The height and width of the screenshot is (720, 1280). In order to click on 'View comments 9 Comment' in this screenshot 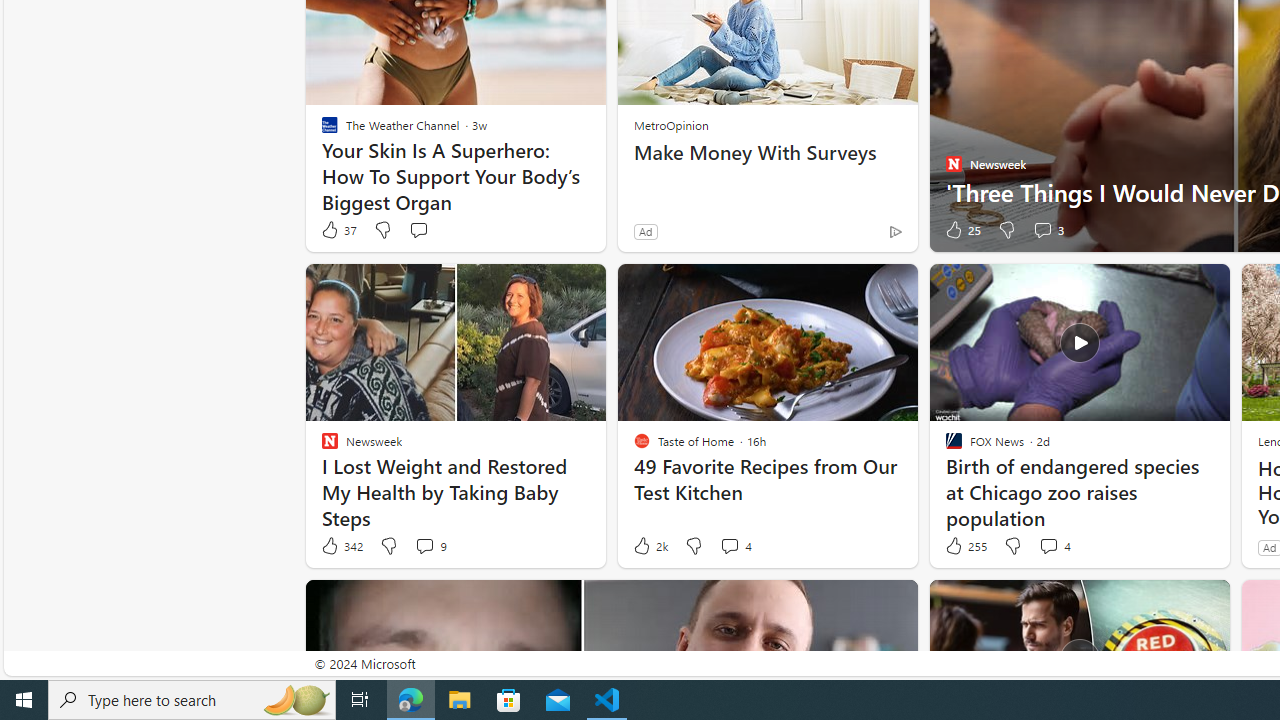, I will do `click(423, 545)`.